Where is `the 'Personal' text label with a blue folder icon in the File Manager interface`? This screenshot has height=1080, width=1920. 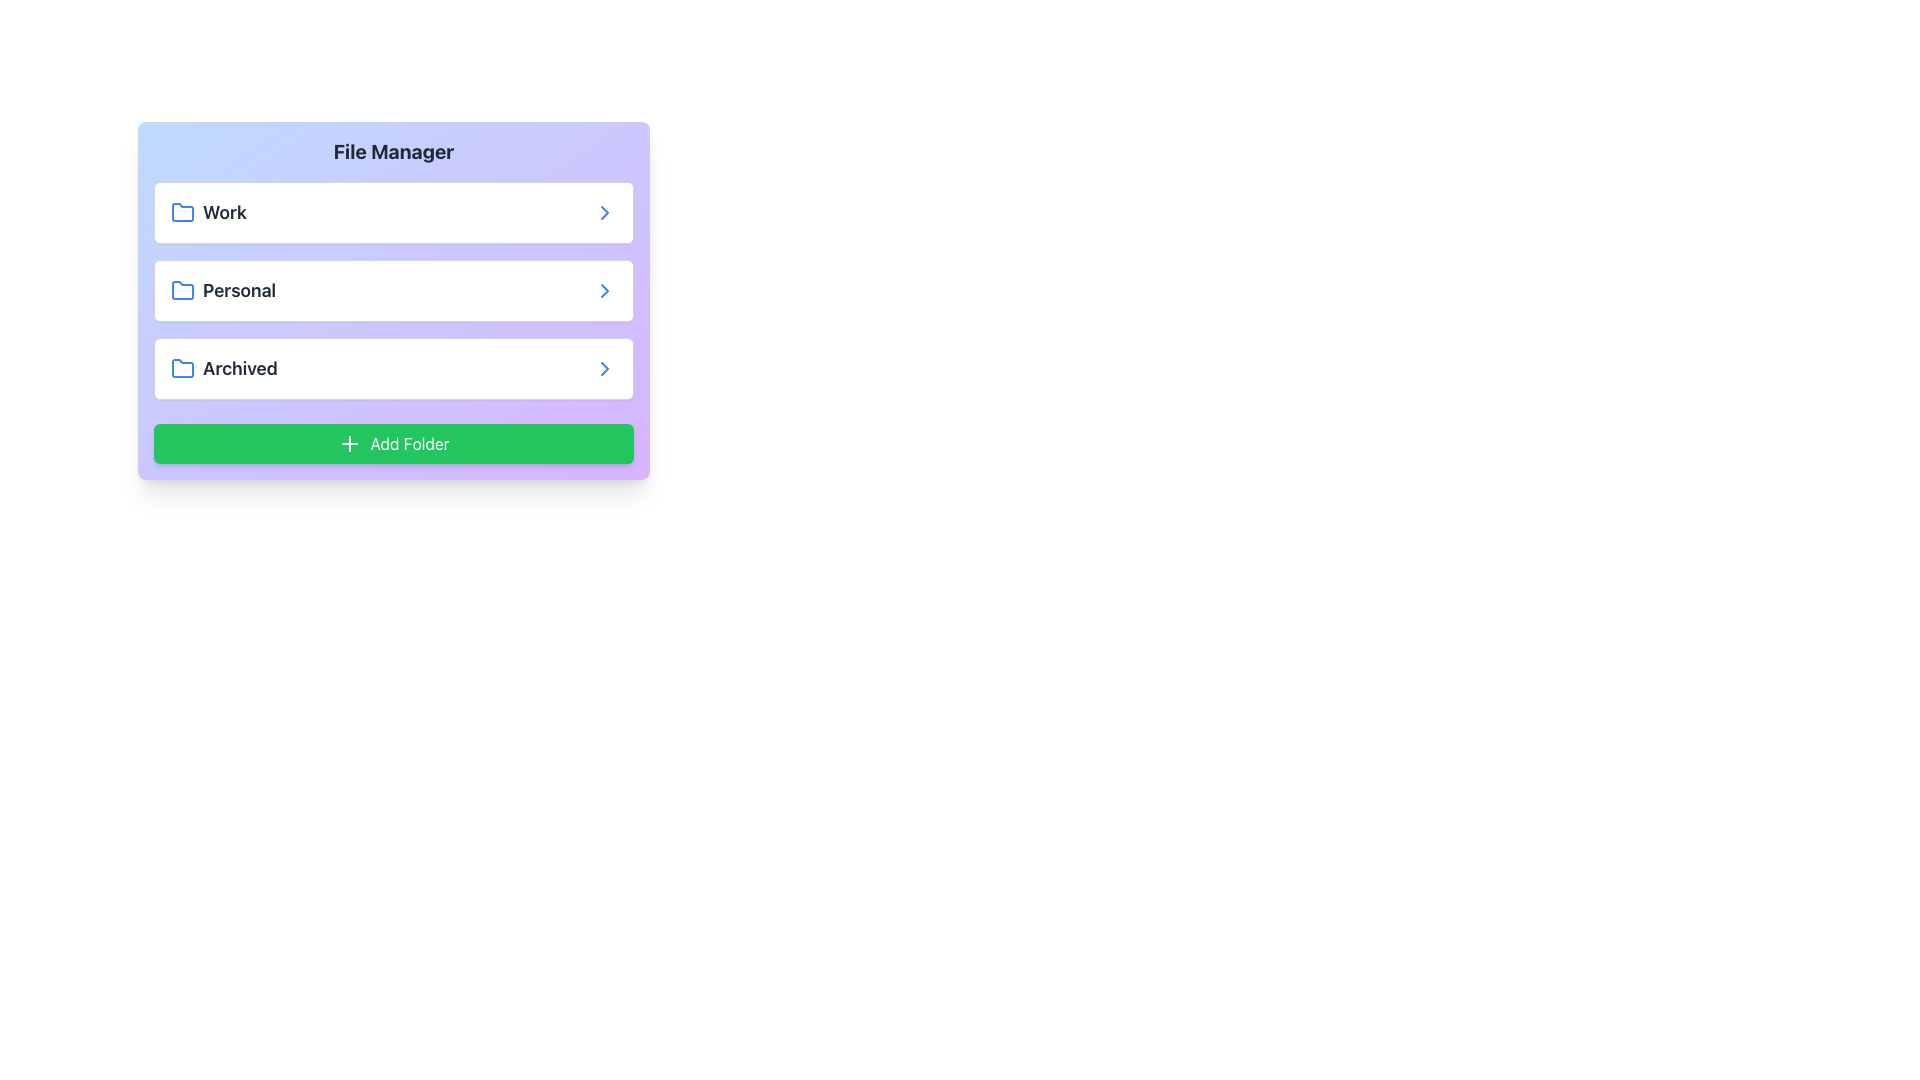
the 'Personal' text label with a blue folder icon in the File Manager interface is located at coordinates (223, 290).